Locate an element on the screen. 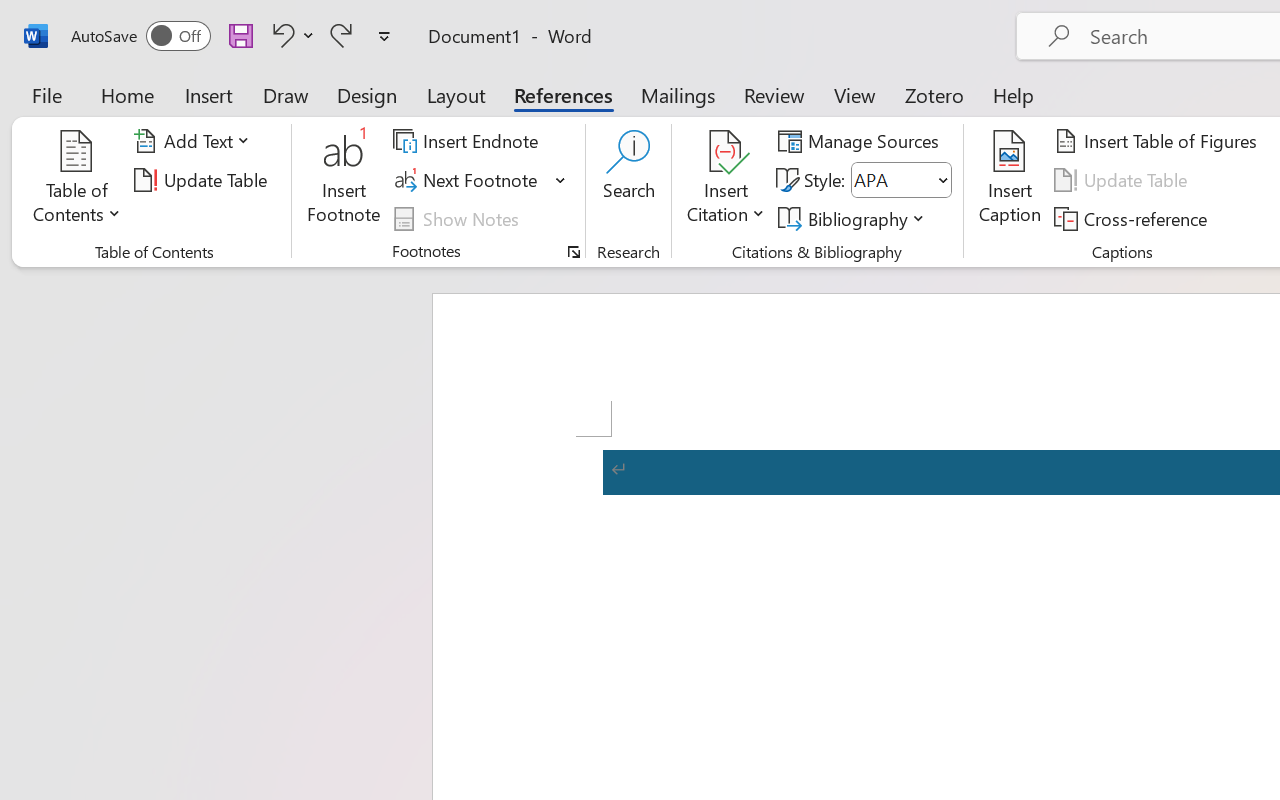  'Insert Table of Figures...' is located at coordinates (1159, 141).